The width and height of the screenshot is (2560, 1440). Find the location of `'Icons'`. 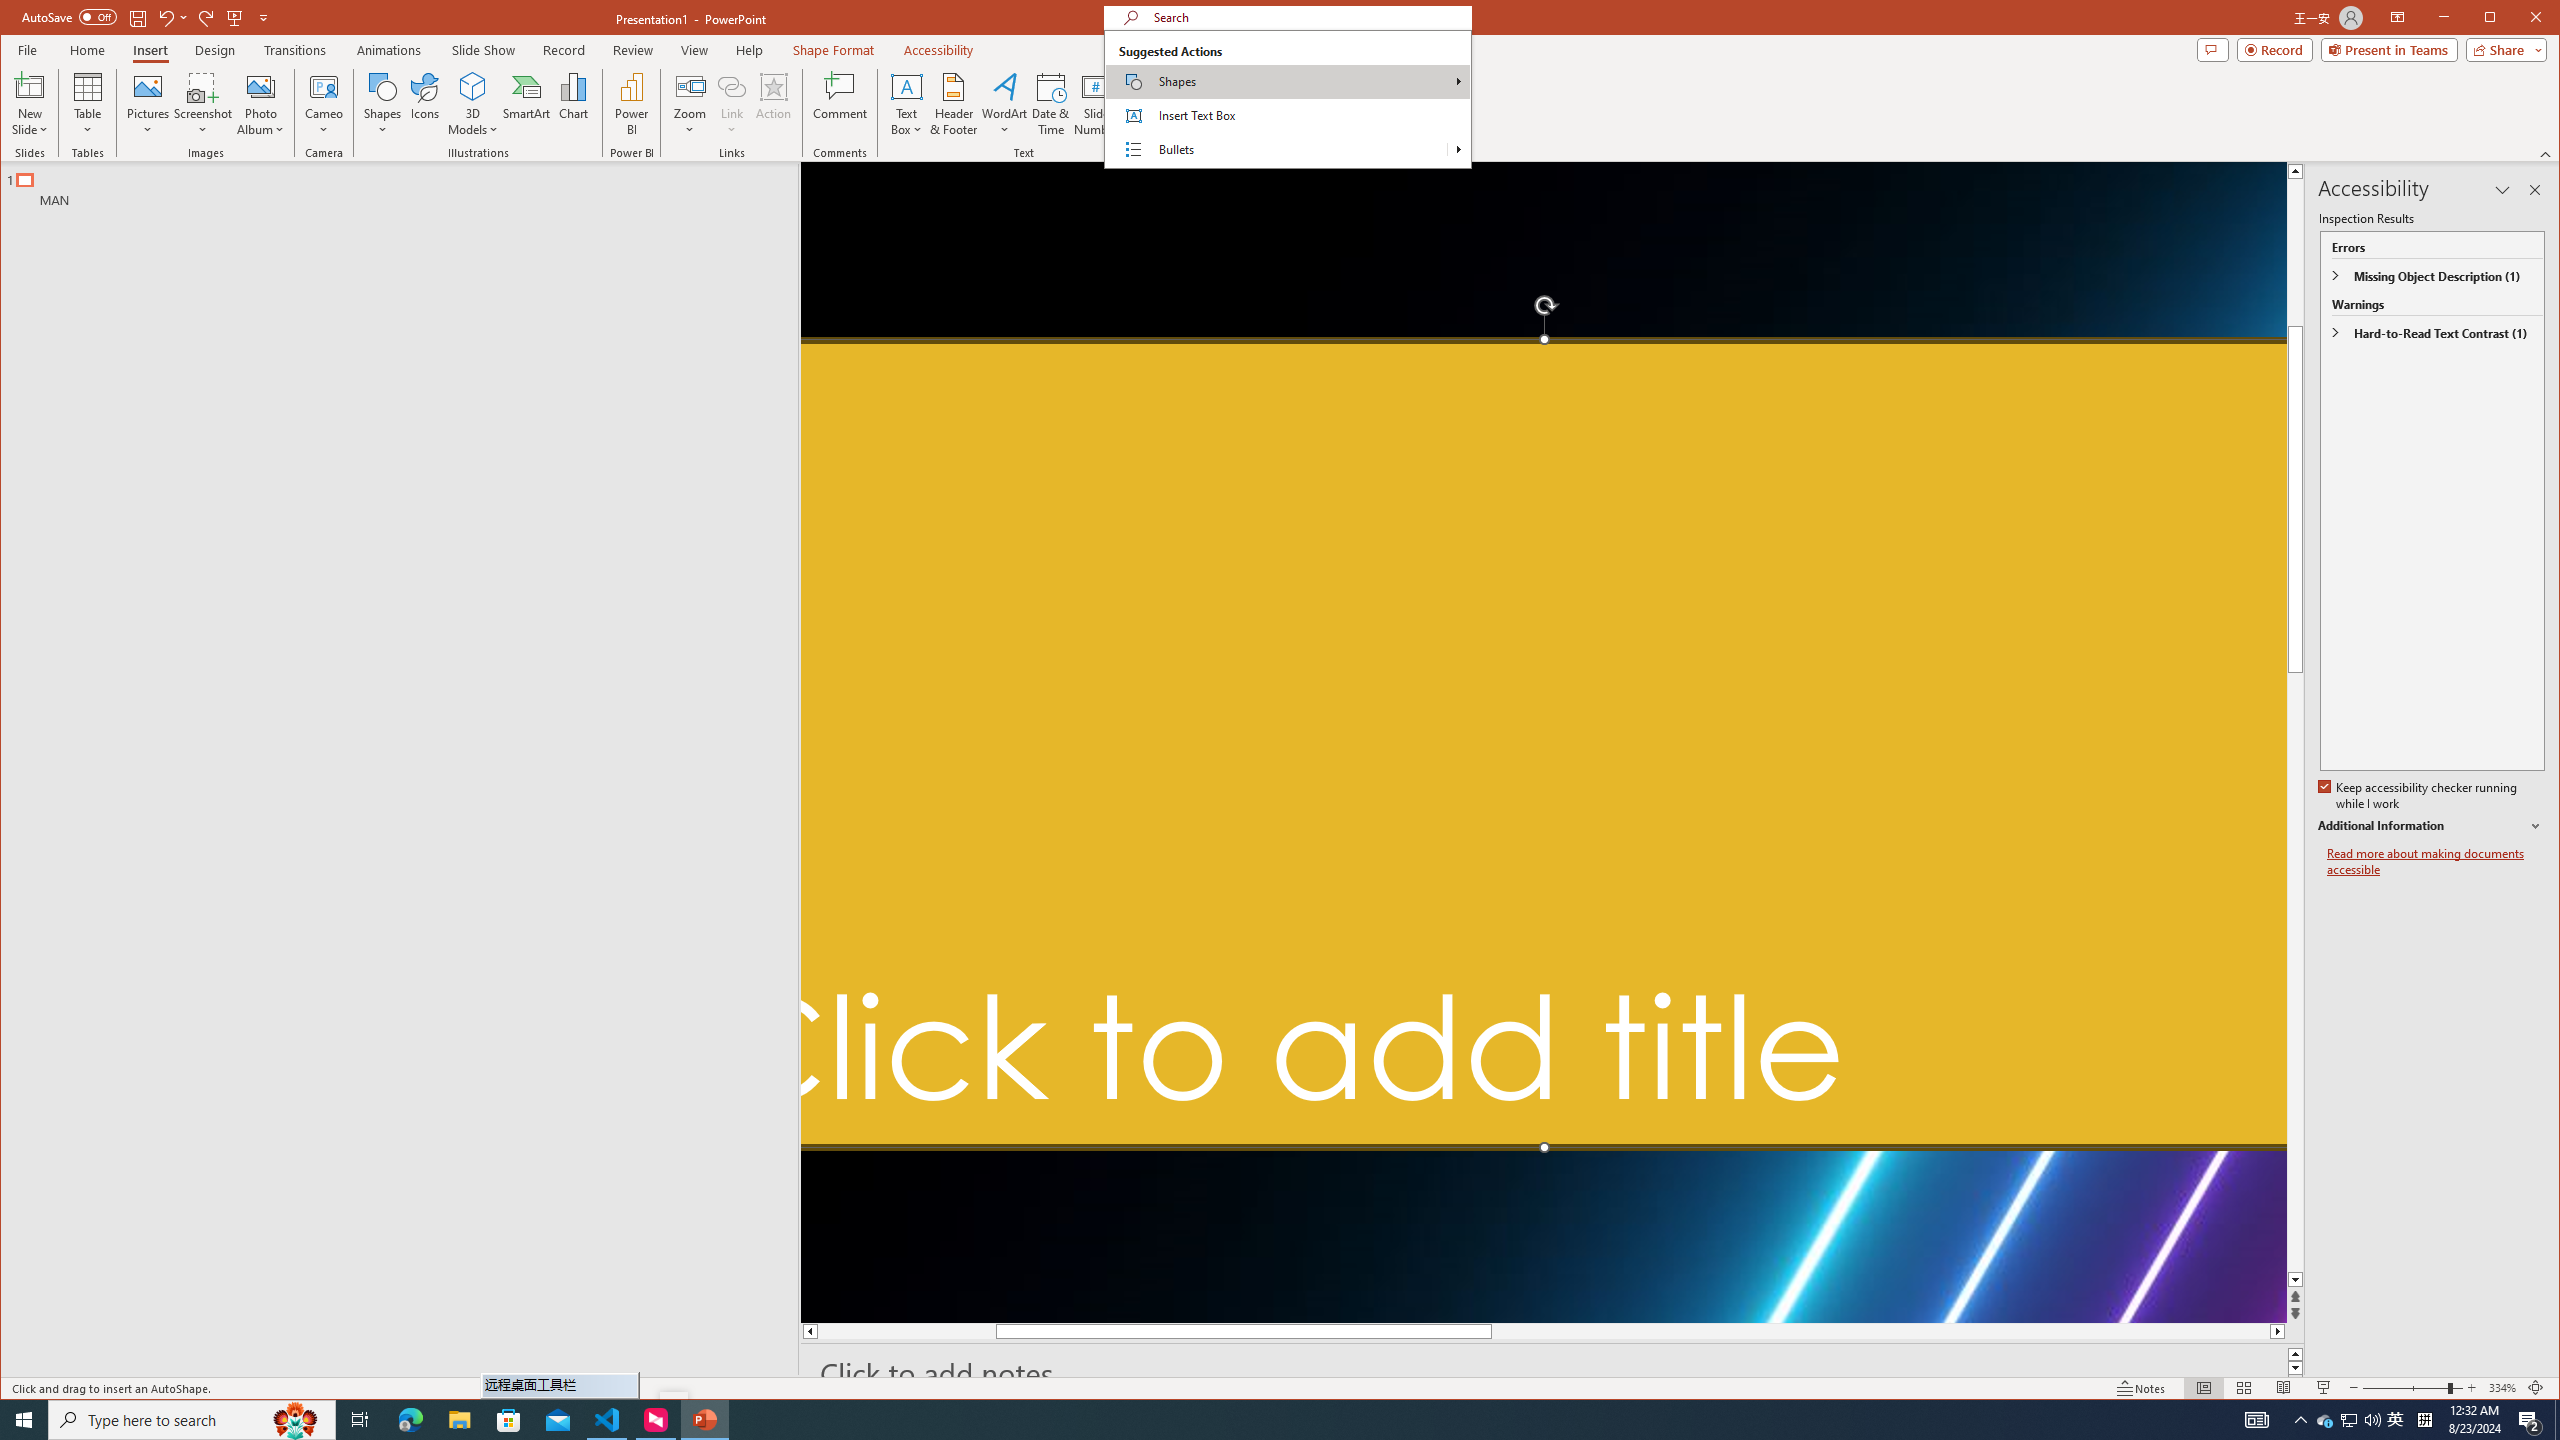

'Icons' is located at coordinates (423, 103).